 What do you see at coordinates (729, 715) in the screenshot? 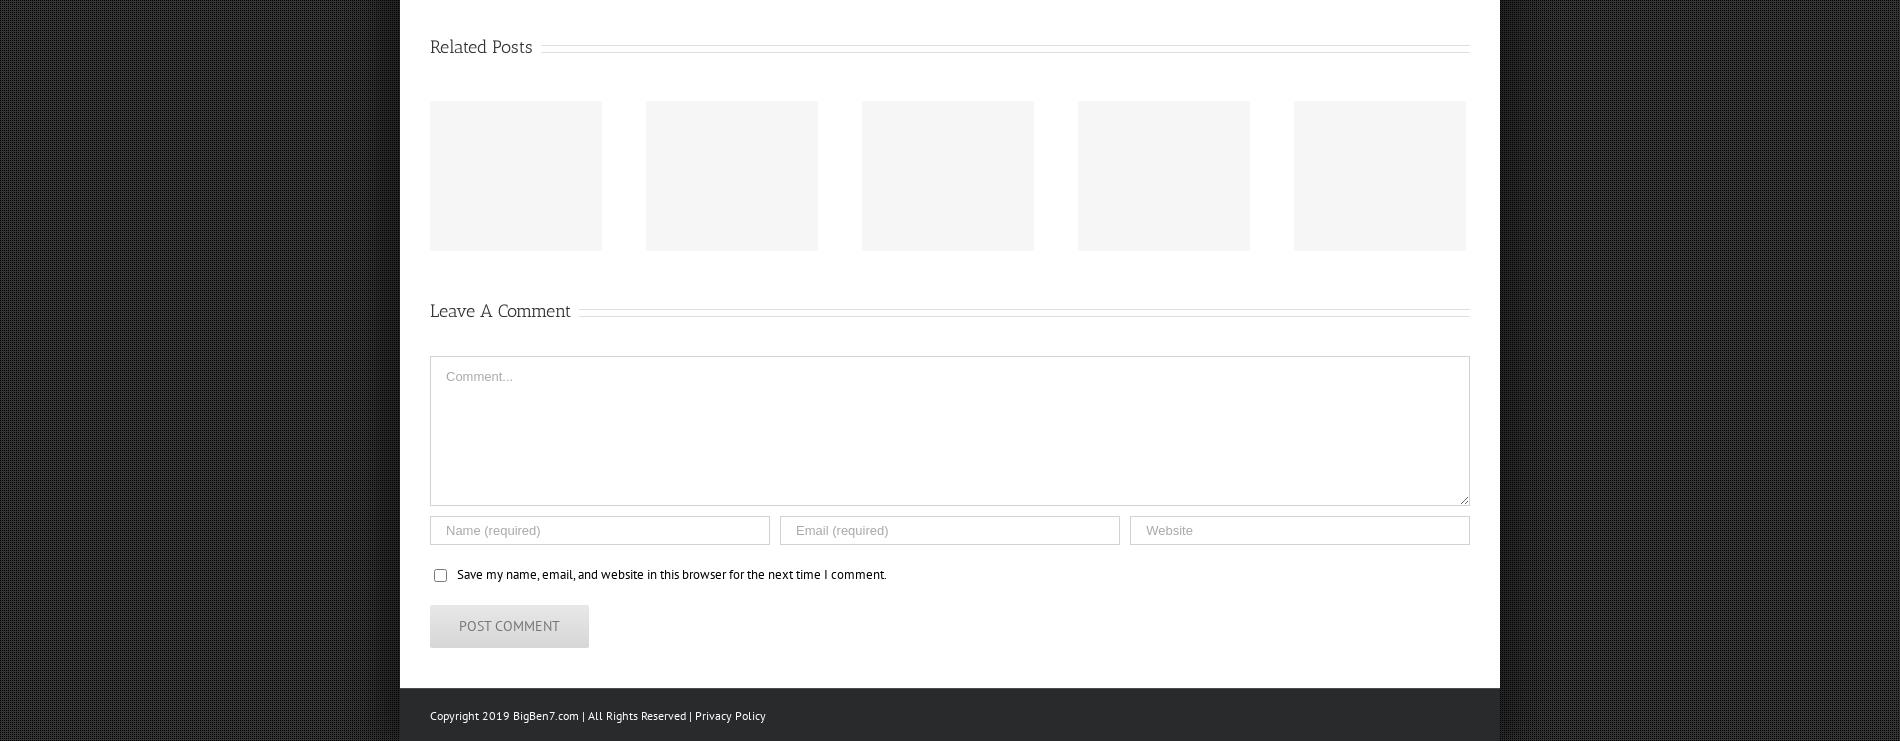
I see `'Privacy Policy'` at bounding box center [729, 715].